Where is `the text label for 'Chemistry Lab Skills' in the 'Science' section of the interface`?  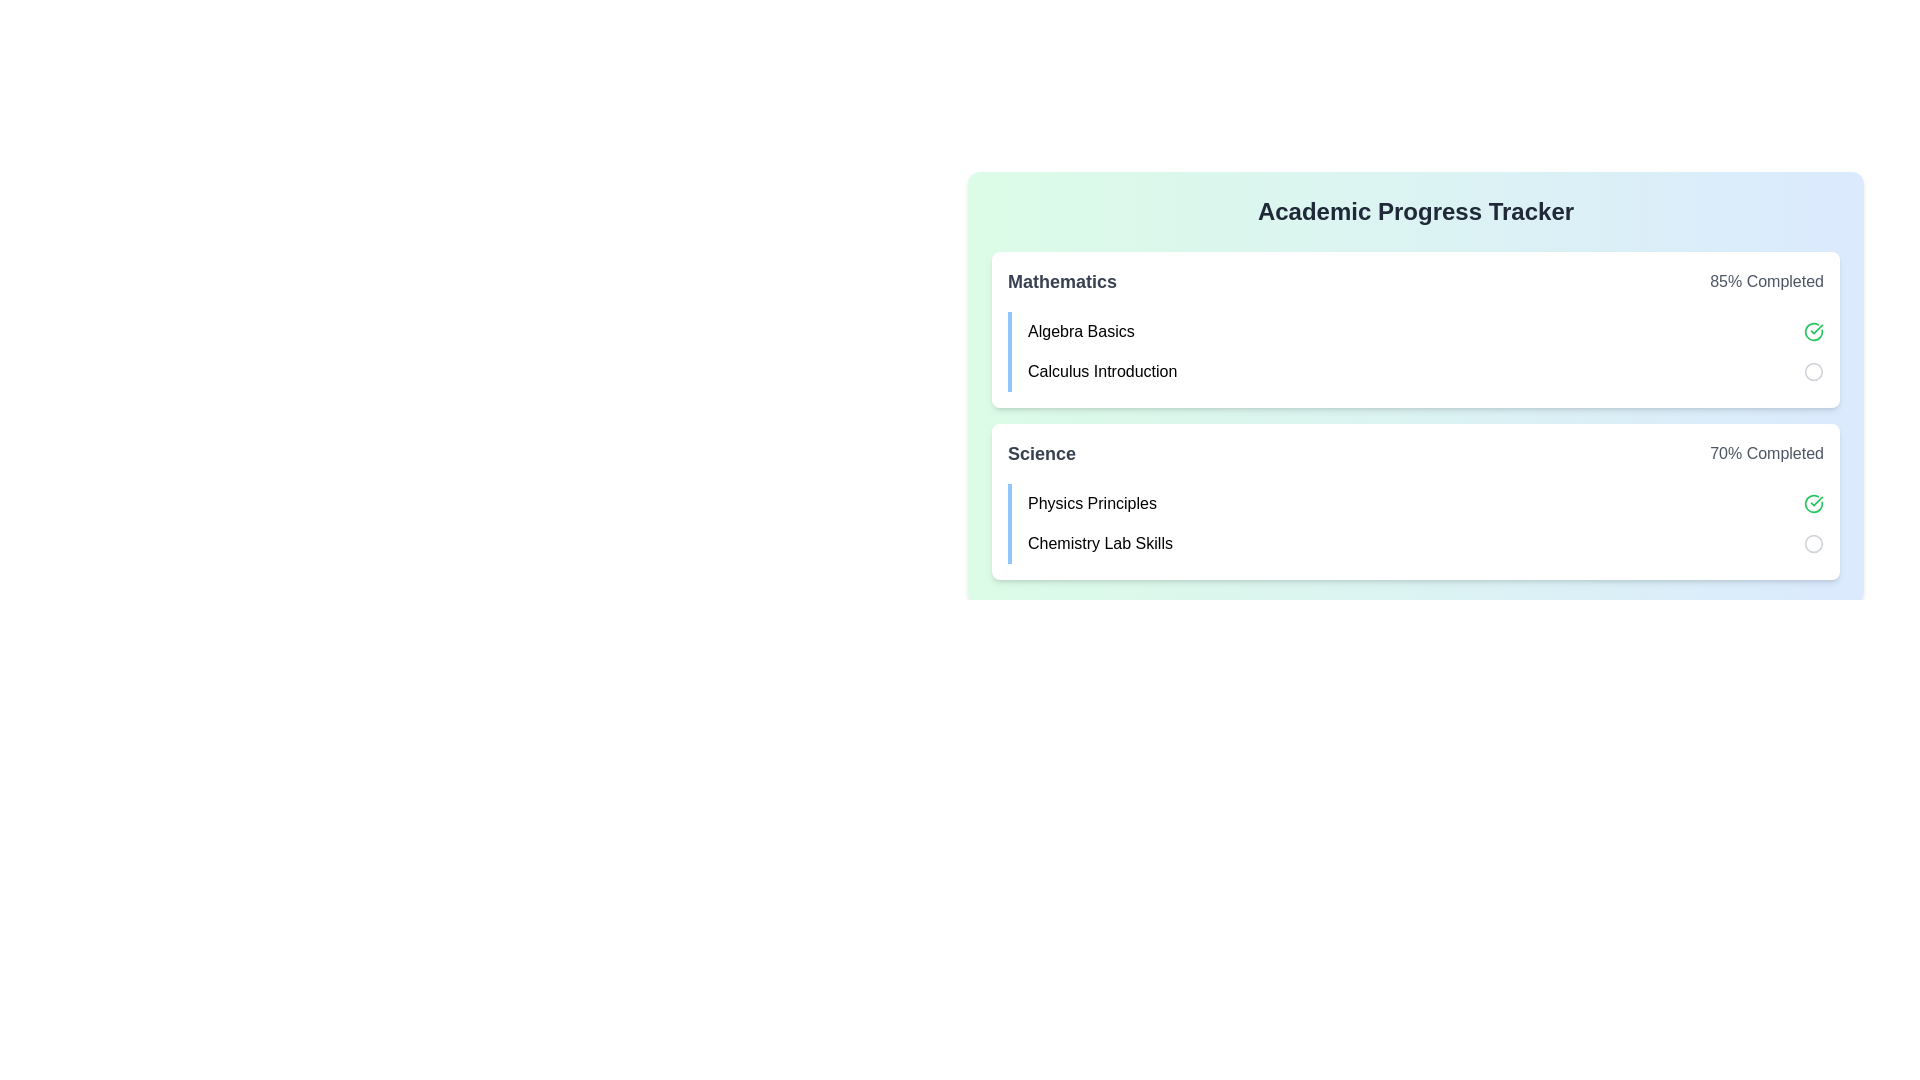 the text label for 'Chemistry Lab Skills' in the 'Science' section of the interface is located at coordinates (1099, 543).